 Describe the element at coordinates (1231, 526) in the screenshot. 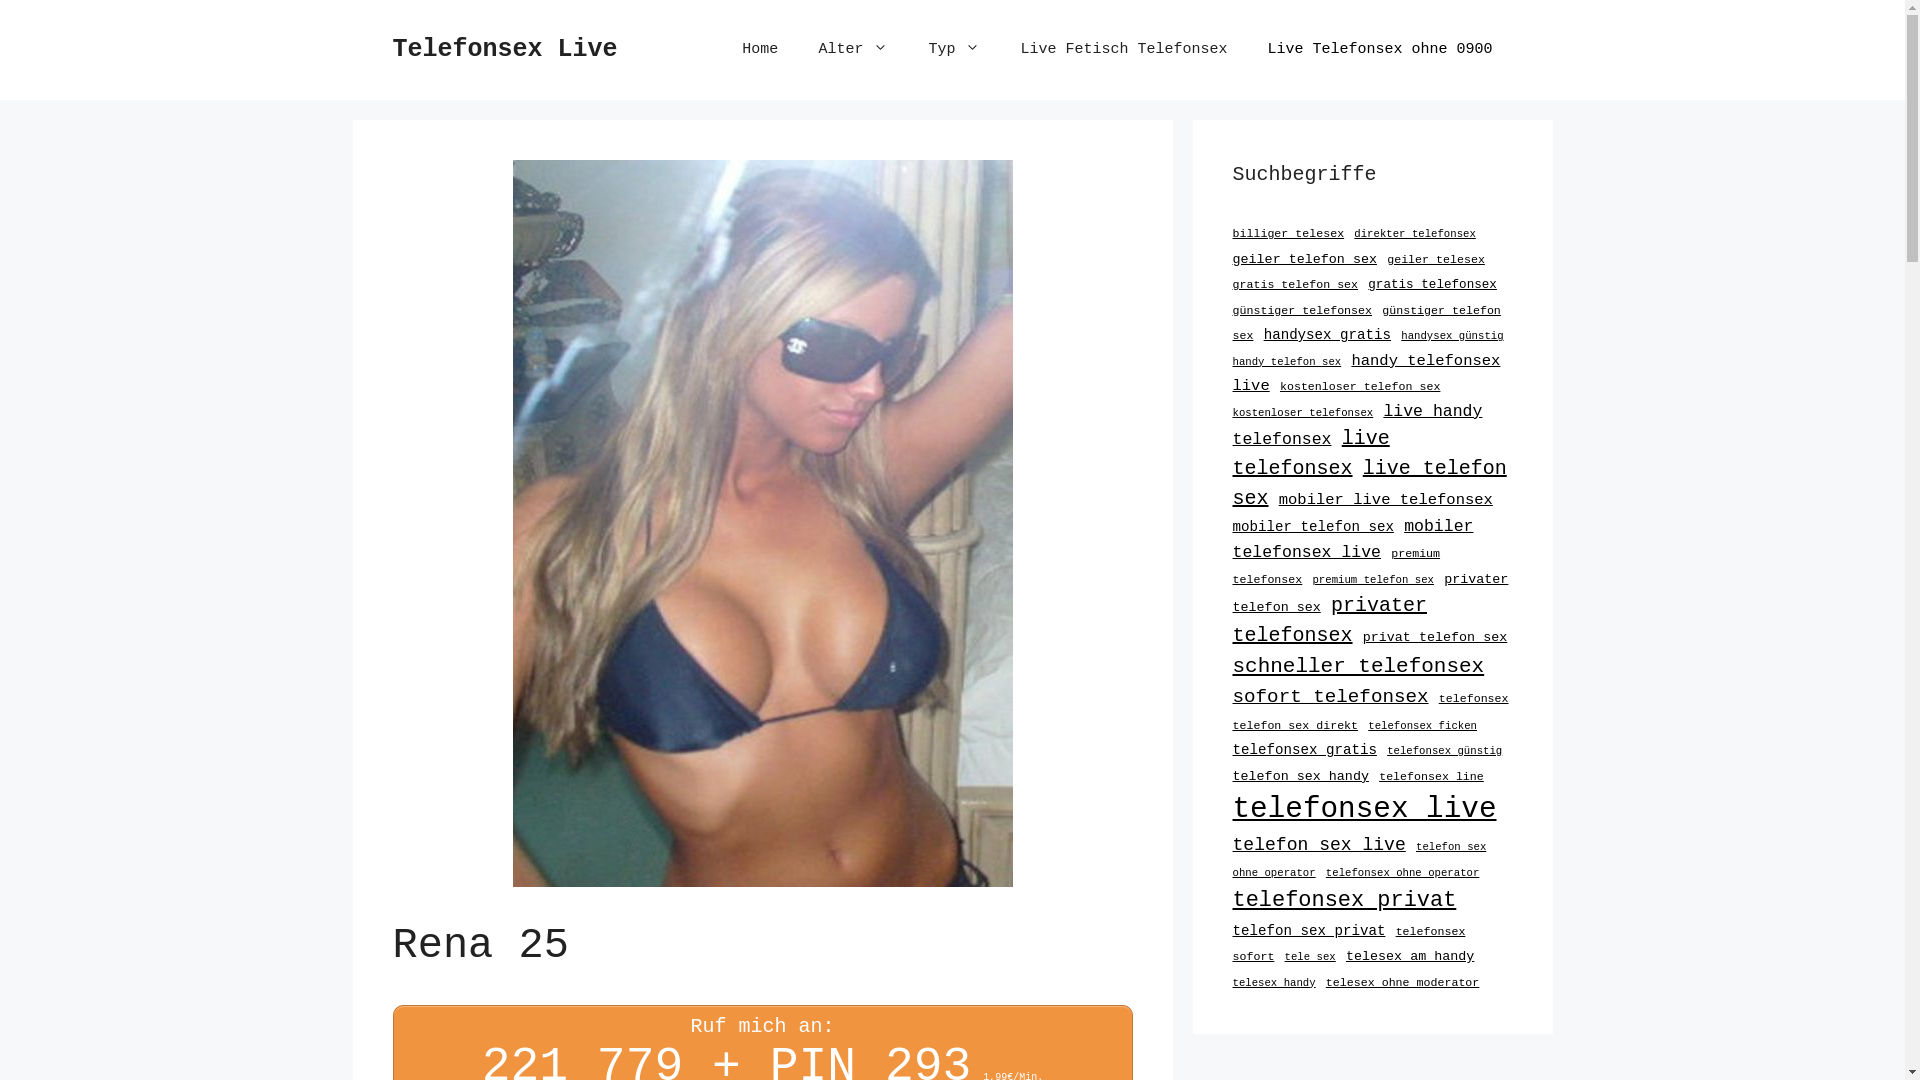

I see `'mobiler telefon sex'` at that location.